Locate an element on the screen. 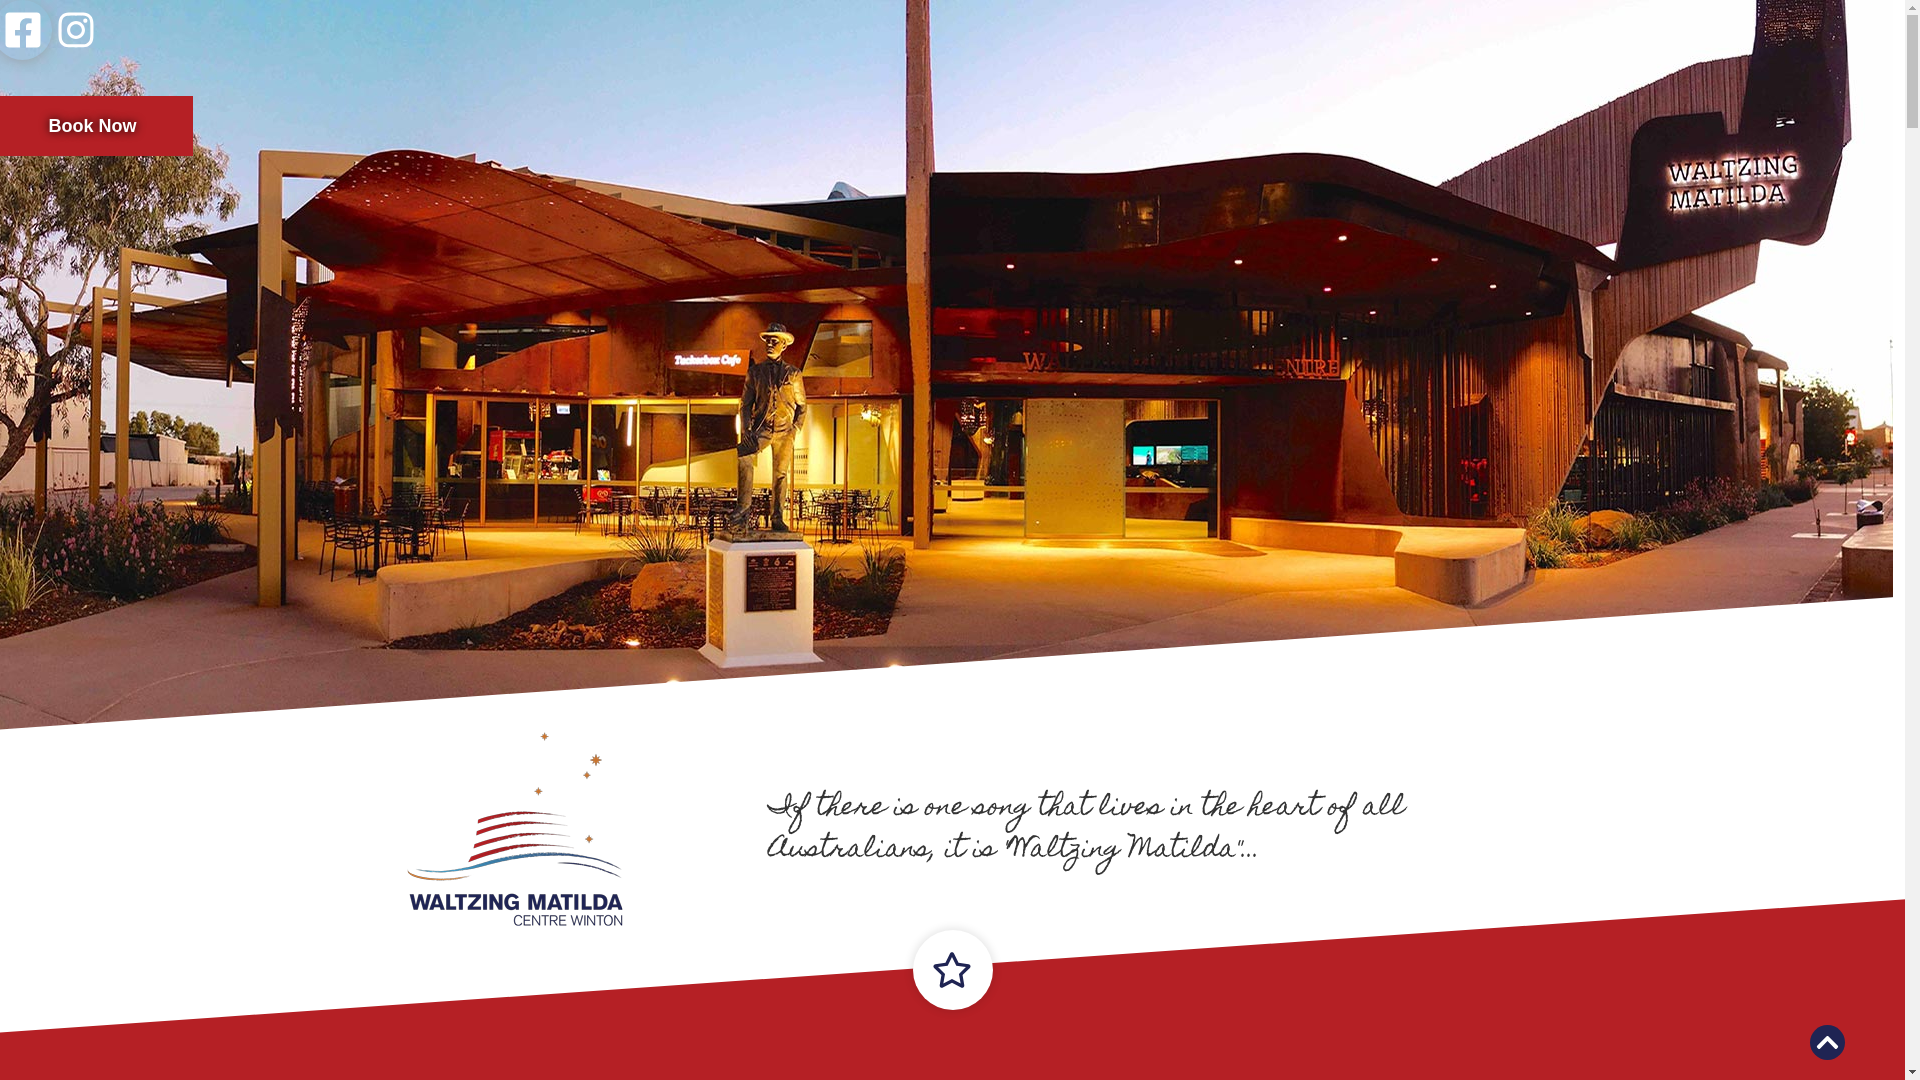  'Back to the top' is located at coordinates (1827, 1041).